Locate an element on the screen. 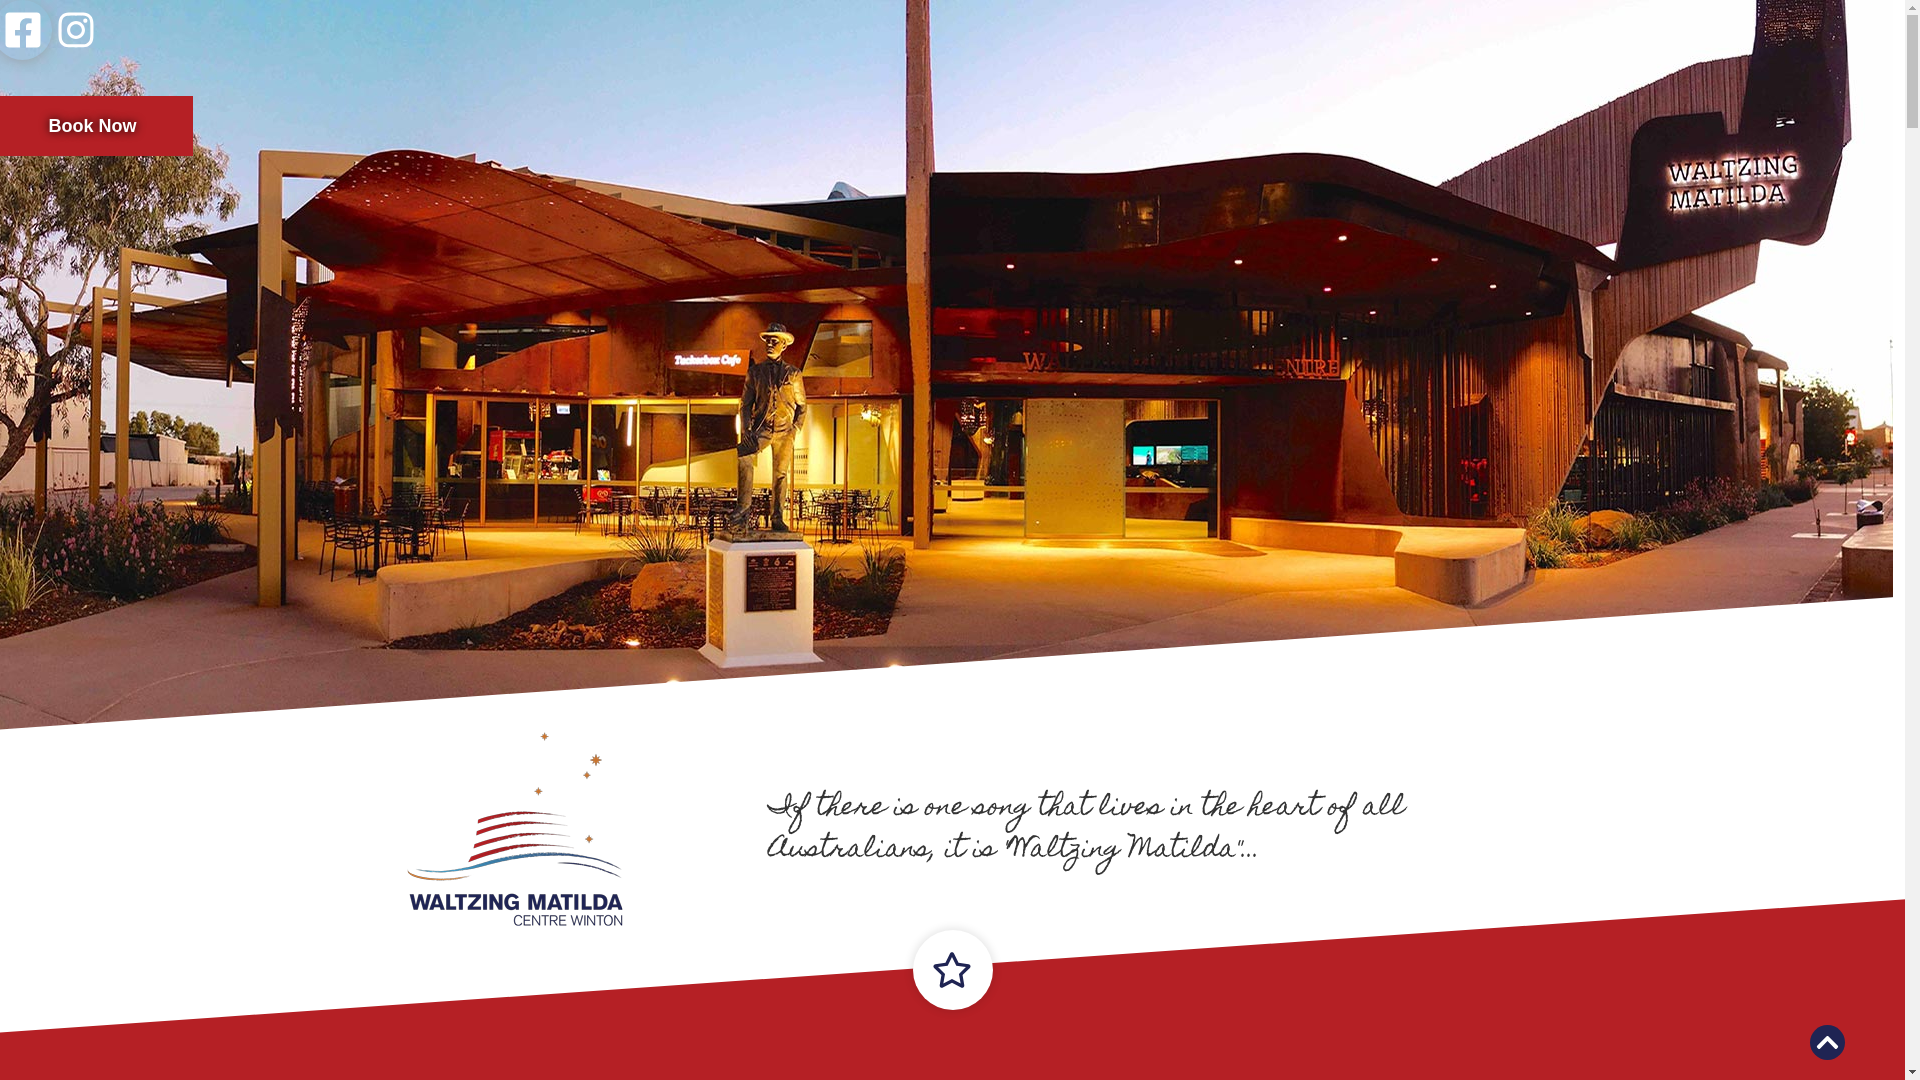  'Back to the top' is located at coordinates (1827, 1041).